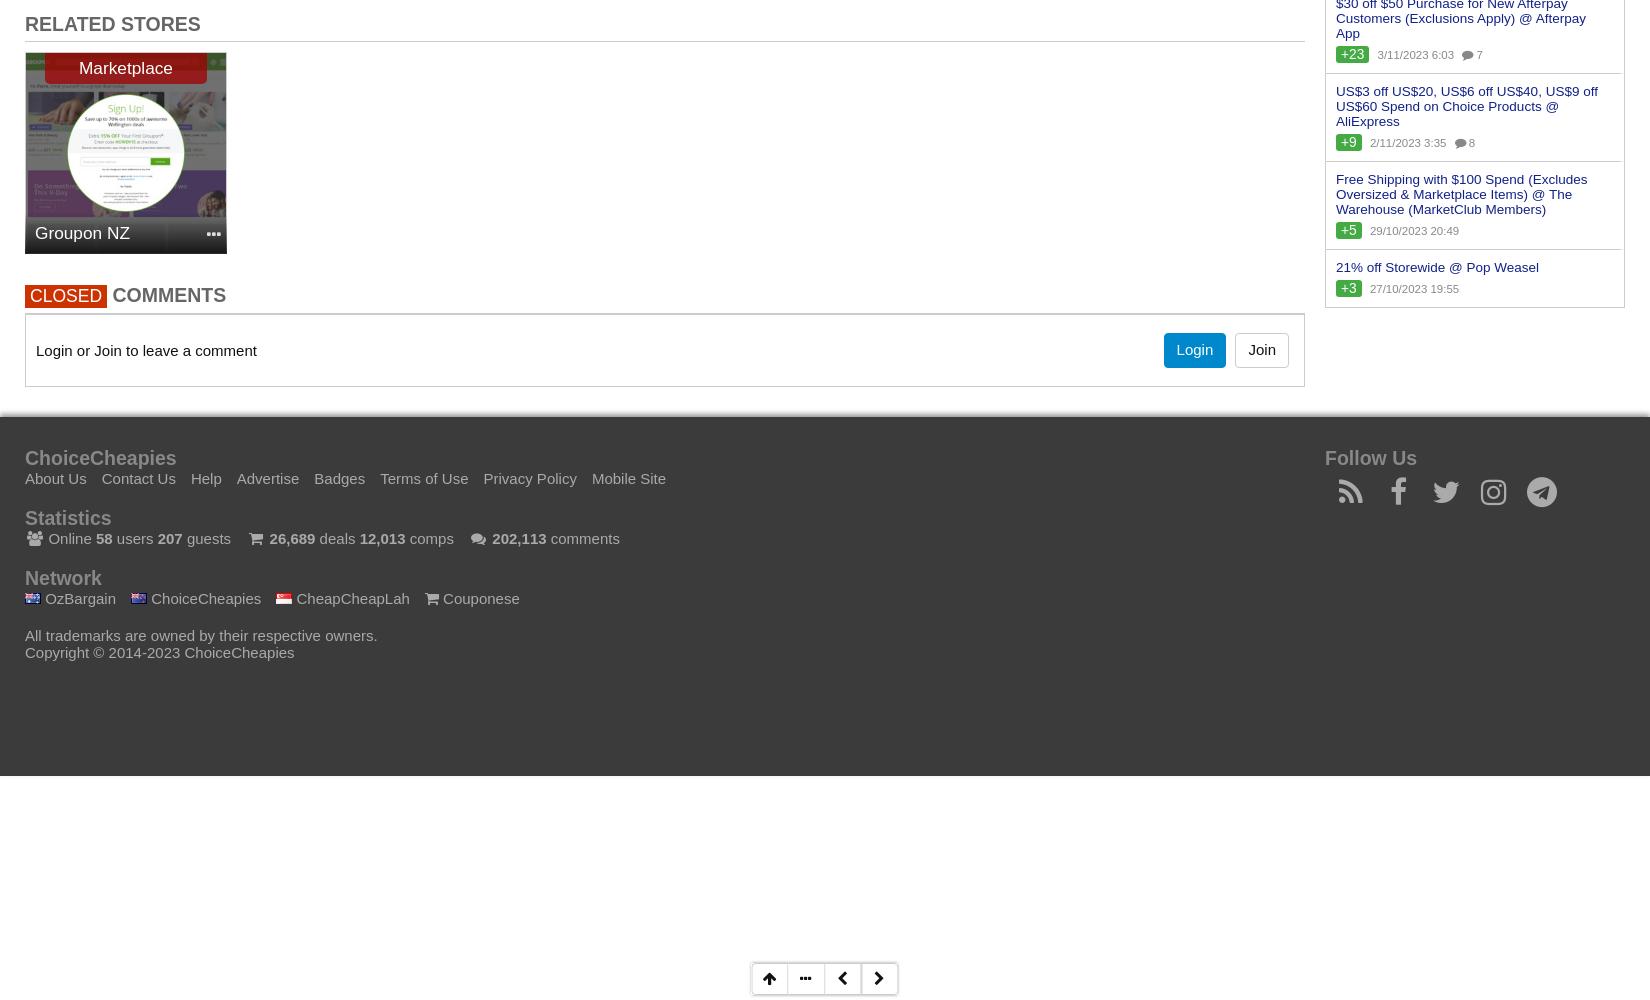  What do you see at coordinates (517, 537) in the screenshot?
I see `'202,113'` at bounding box center [517, 537].